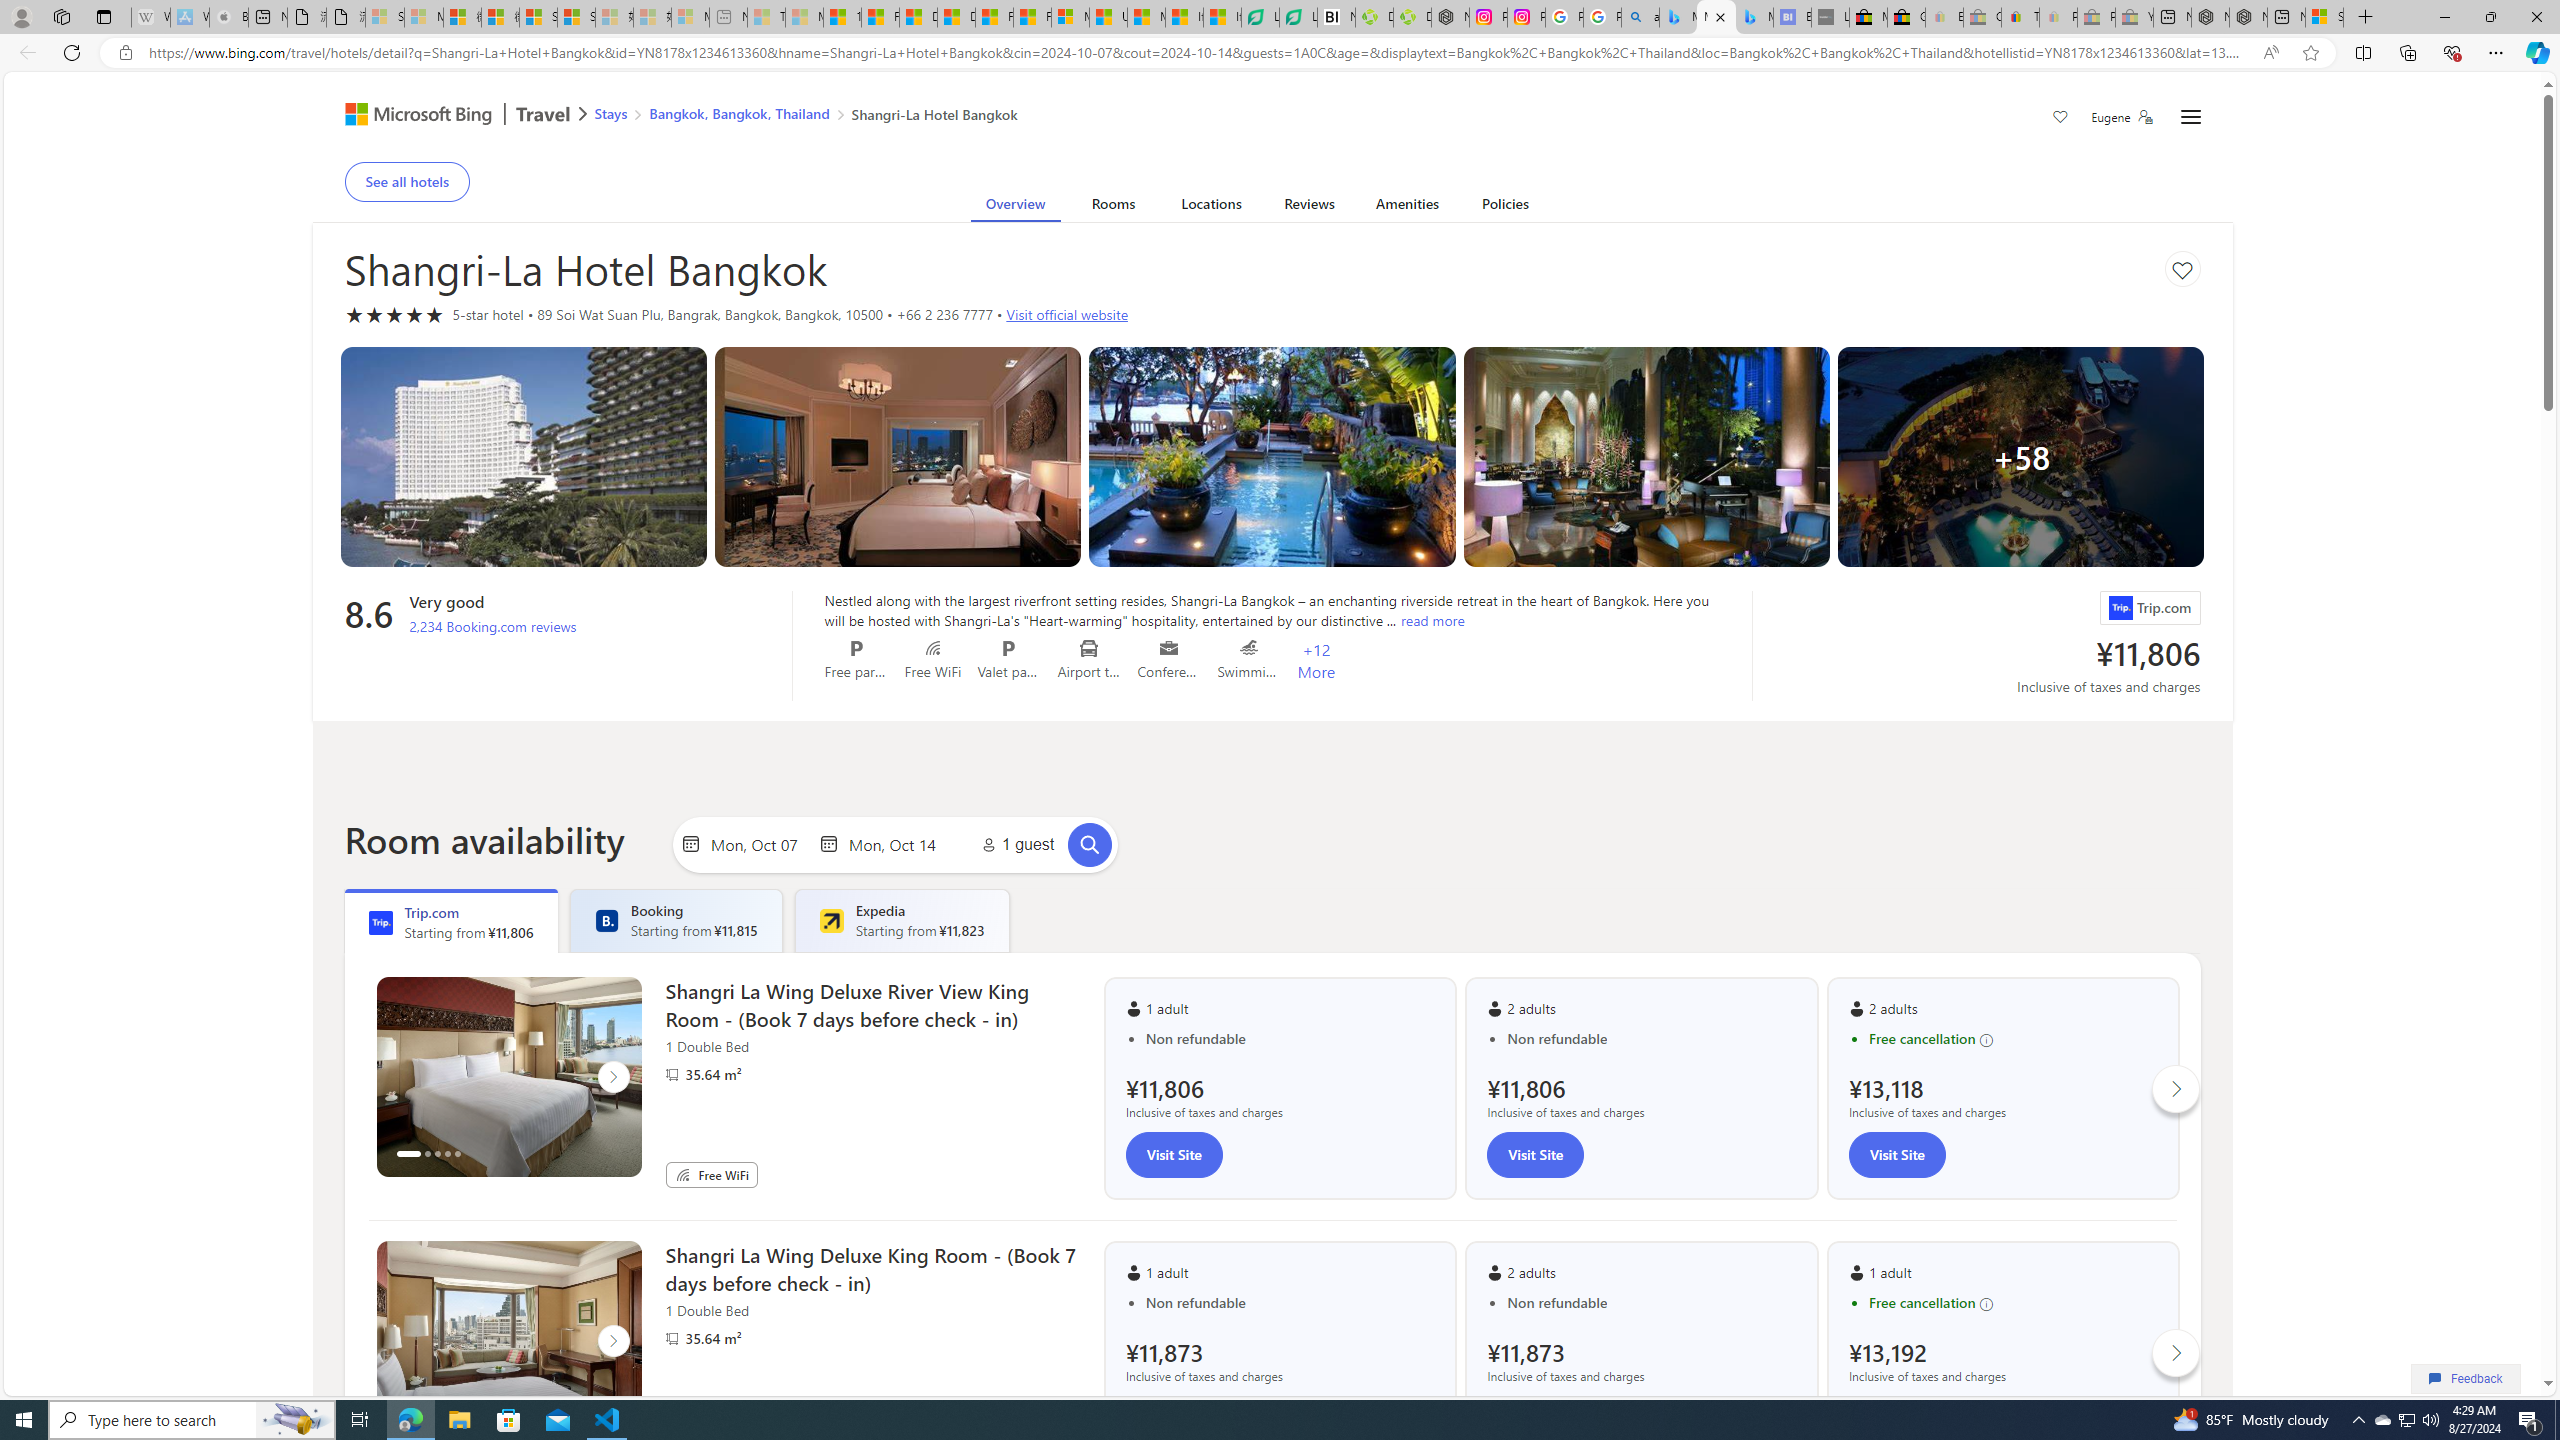 The width and height of the screenshot is (2560, 1440). What do you see at coordinates (1248, 647) in the screenshot?
I see `'Swimming pool'` at bounding box center [1248, 647].